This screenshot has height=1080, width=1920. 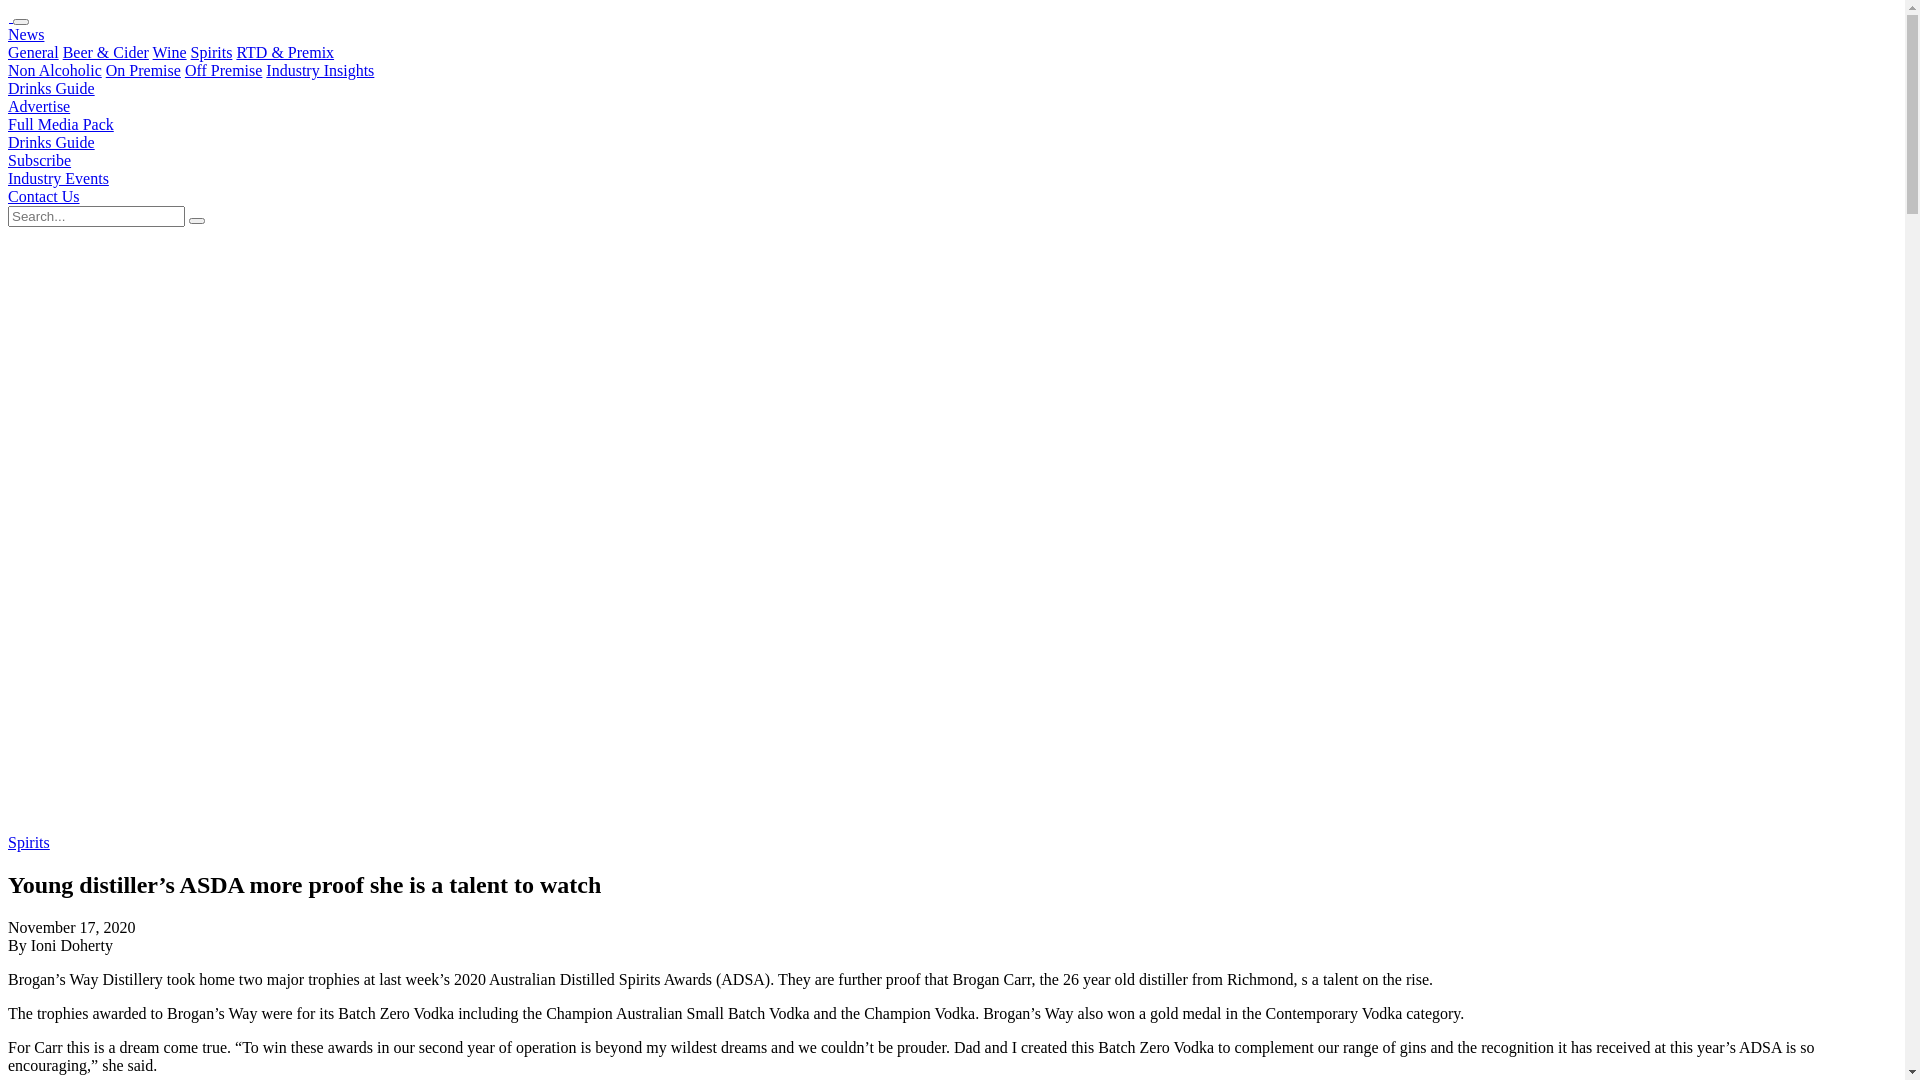 I want to click on 'Wine', so click(x=152, y=51).